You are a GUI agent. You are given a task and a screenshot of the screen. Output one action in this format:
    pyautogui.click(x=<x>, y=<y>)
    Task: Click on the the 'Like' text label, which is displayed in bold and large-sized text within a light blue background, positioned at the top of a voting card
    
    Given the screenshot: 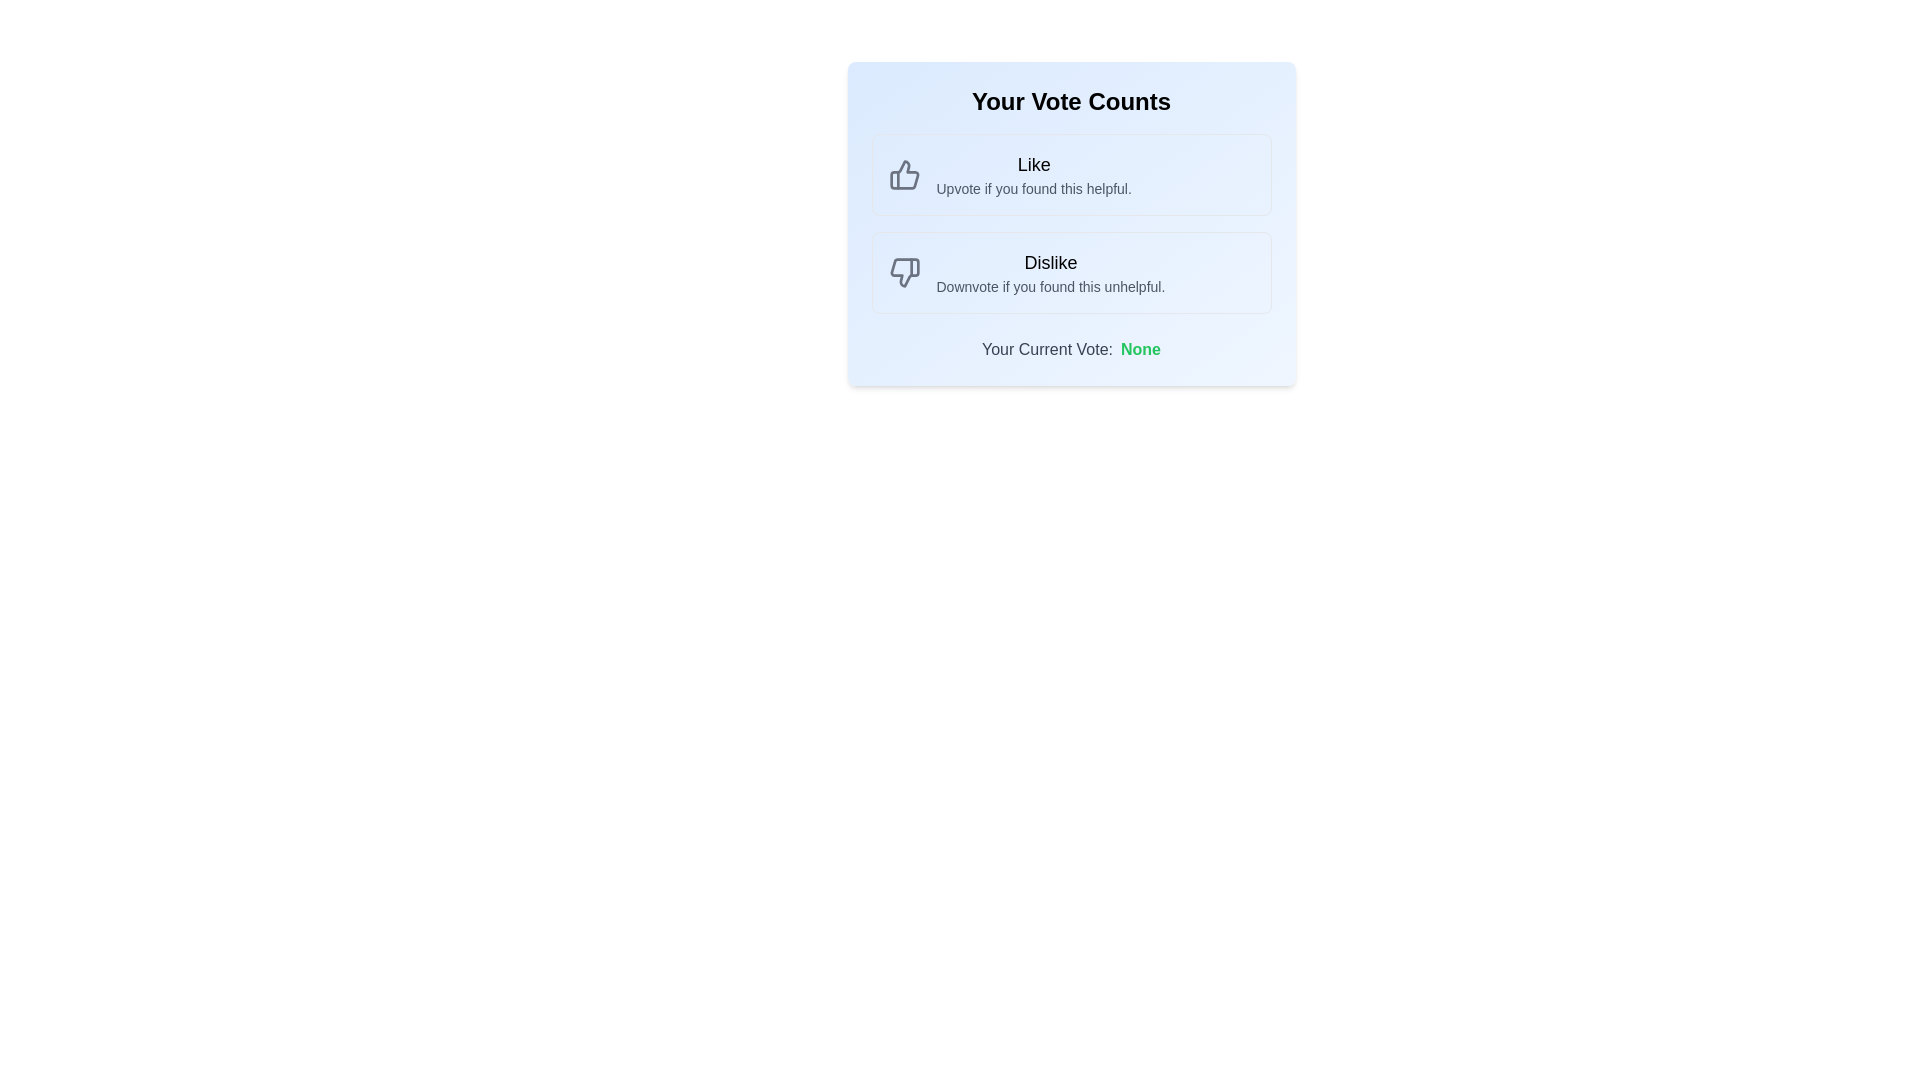 What is the action you would take?
    pyautogui.click(x=1034, y=164)
    